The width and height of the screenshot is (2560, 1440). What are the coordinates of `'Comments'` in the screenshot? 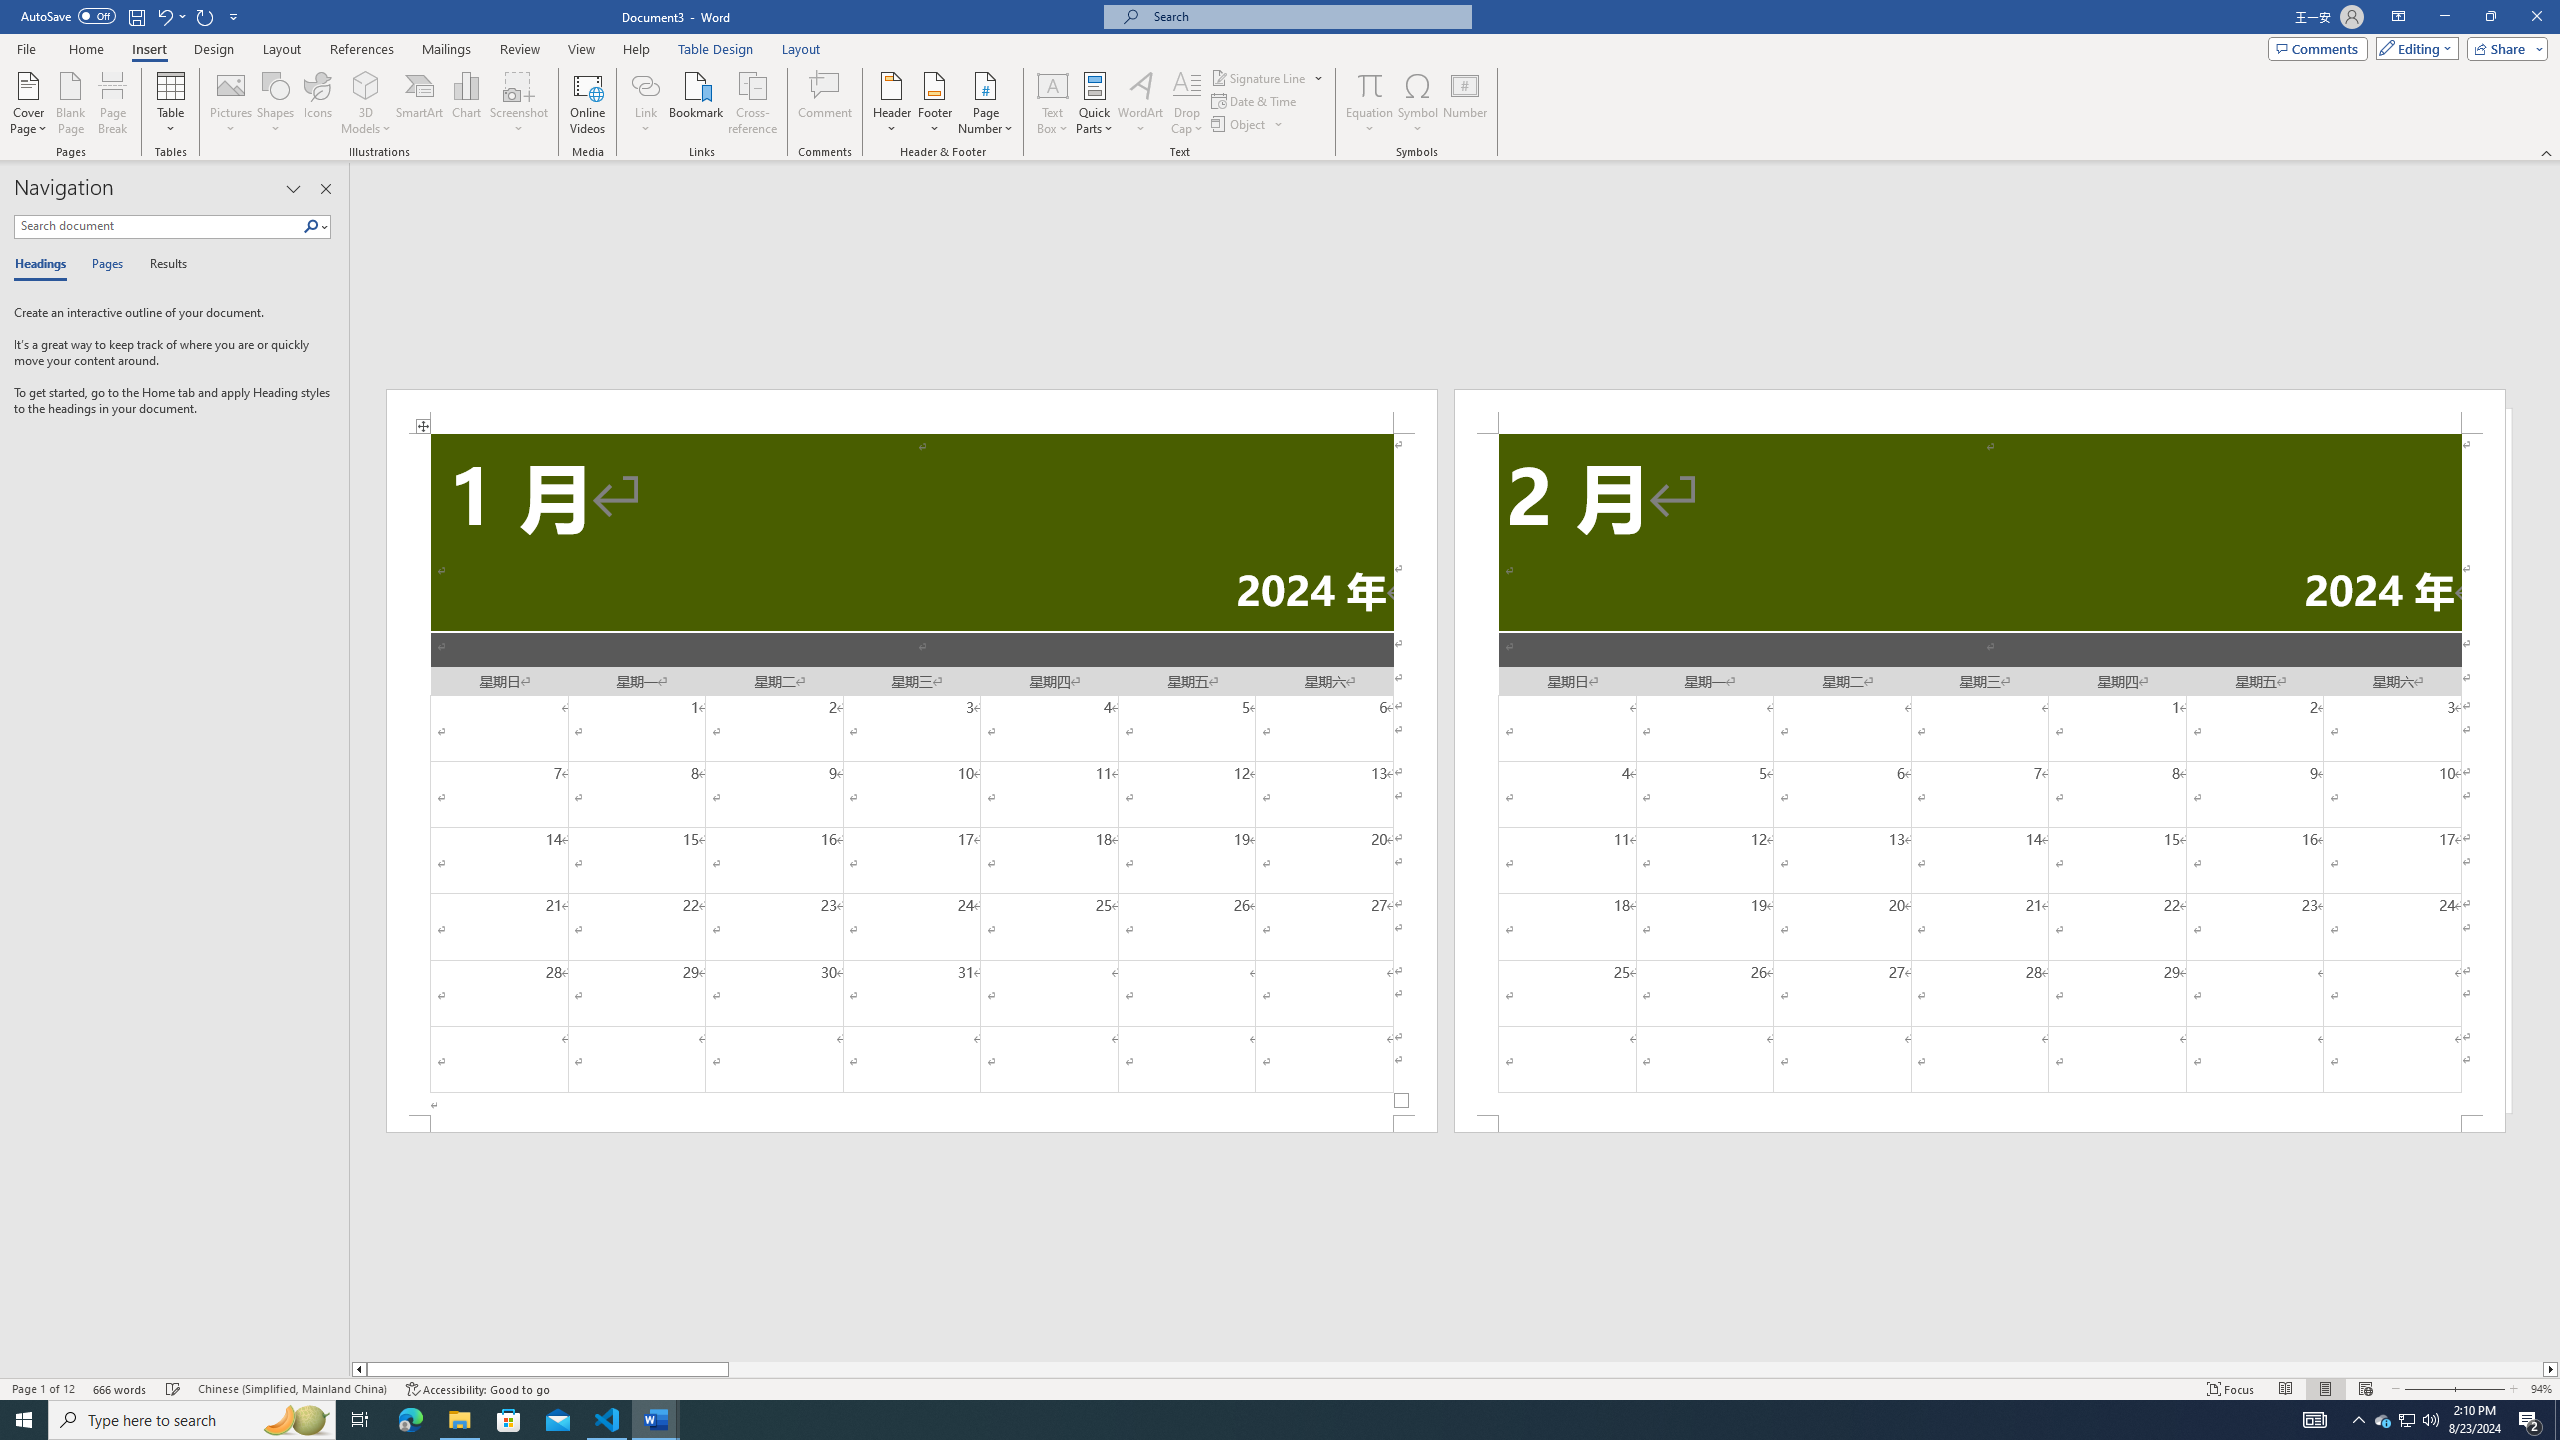 It's located at (2318, 47).